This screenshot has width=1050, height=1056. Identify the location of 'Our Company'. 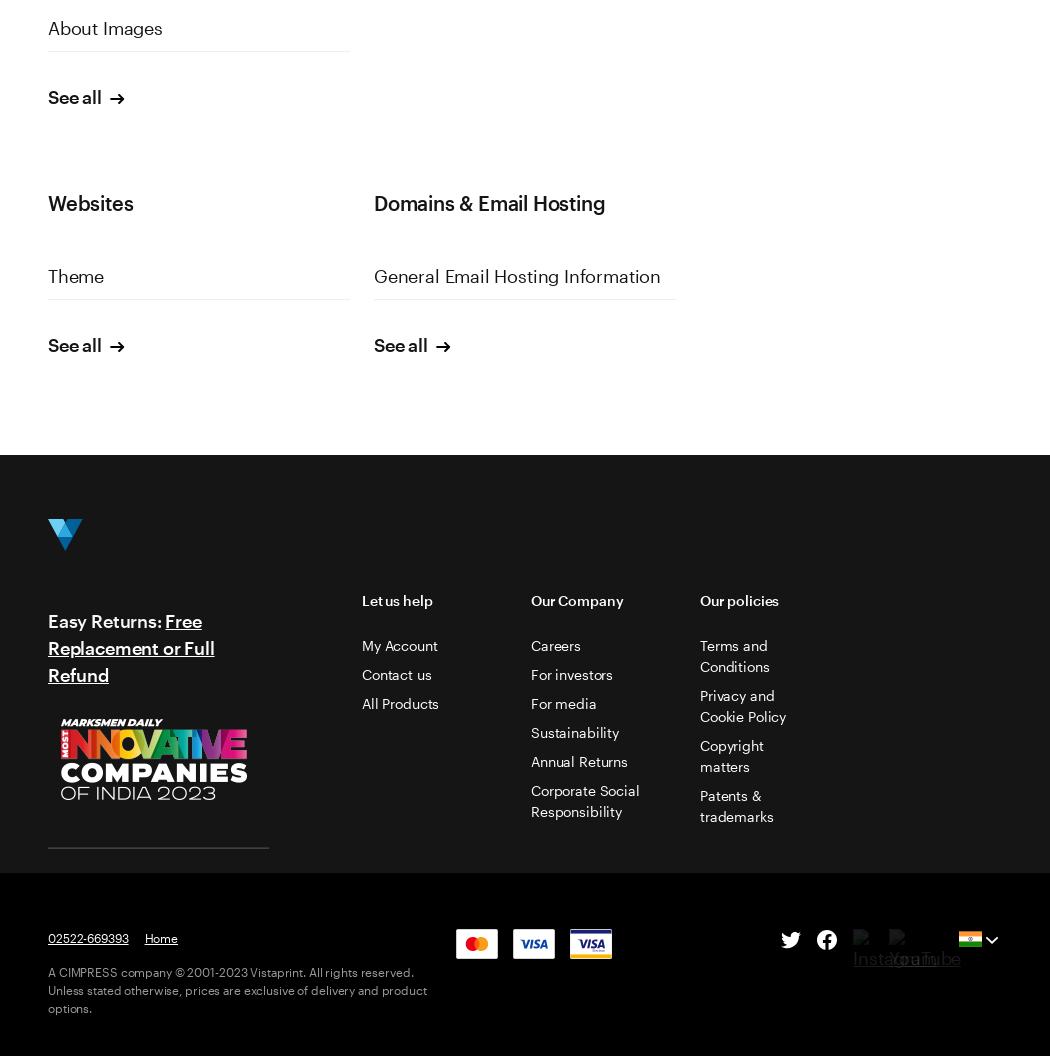
(575, 599).